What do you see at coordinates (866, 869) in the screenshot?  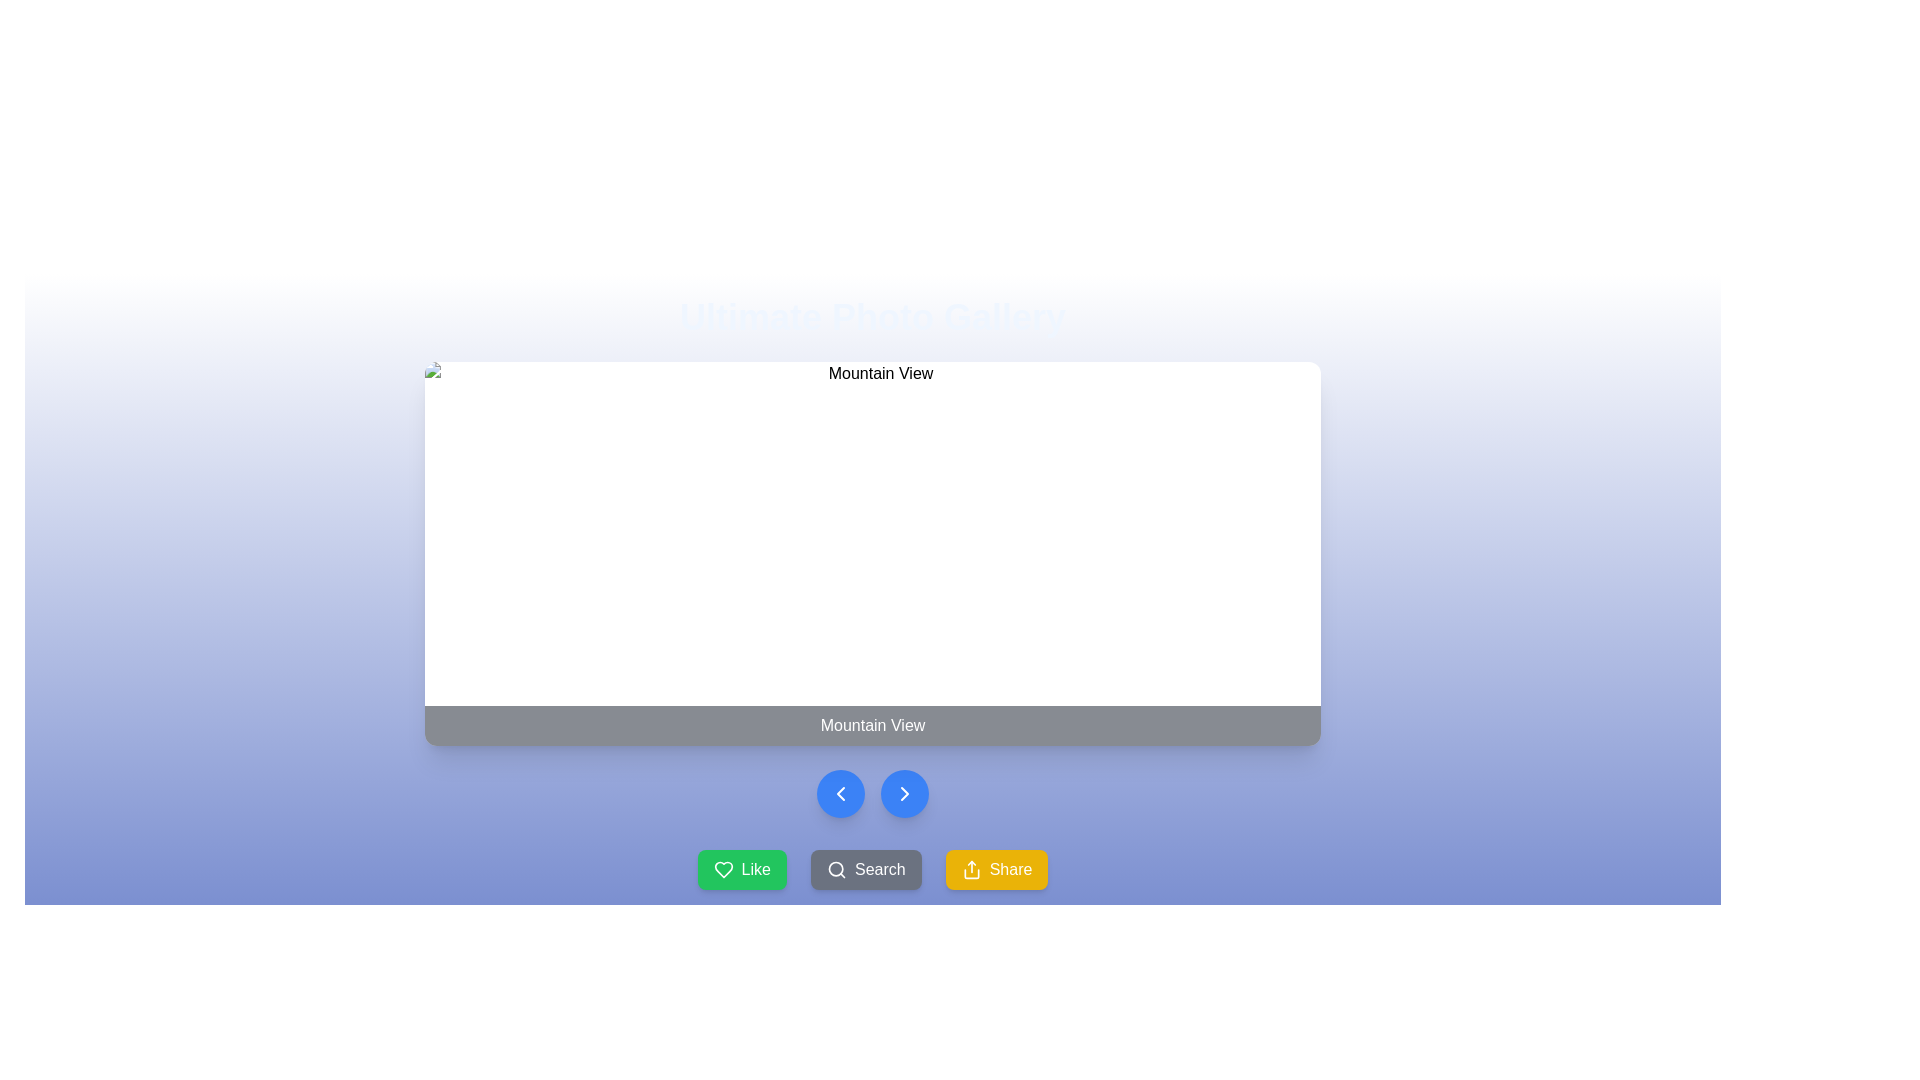 I see `the middle button in the horizontal arrangement of three buttons to initiate a search operation` at bounding box center [866, 869].